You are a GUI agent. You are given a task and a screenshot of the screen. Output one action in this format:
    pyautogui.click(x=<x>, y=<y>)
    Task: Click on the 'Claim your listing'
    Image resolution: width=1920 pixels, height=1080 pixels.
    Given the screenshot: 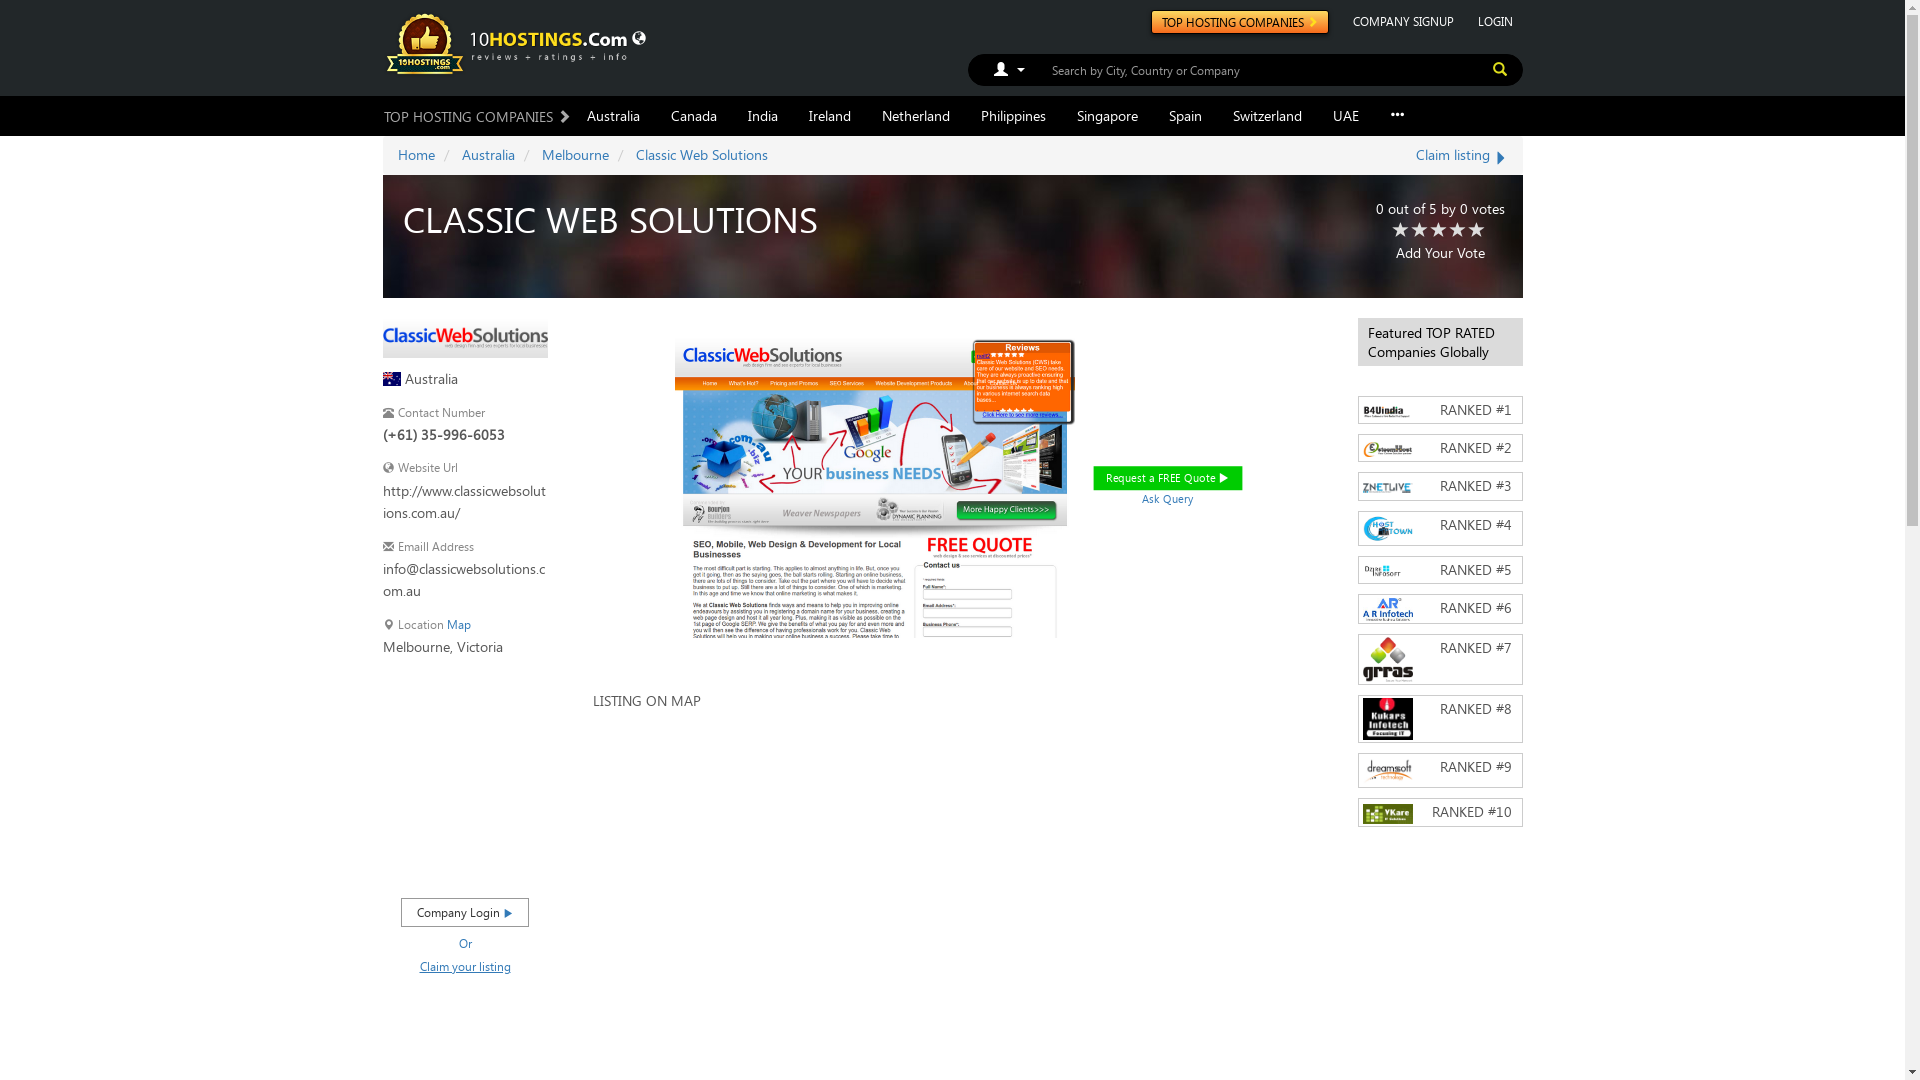 What is the action you would take?
    pyautogui.click(x=419, y=964)
    